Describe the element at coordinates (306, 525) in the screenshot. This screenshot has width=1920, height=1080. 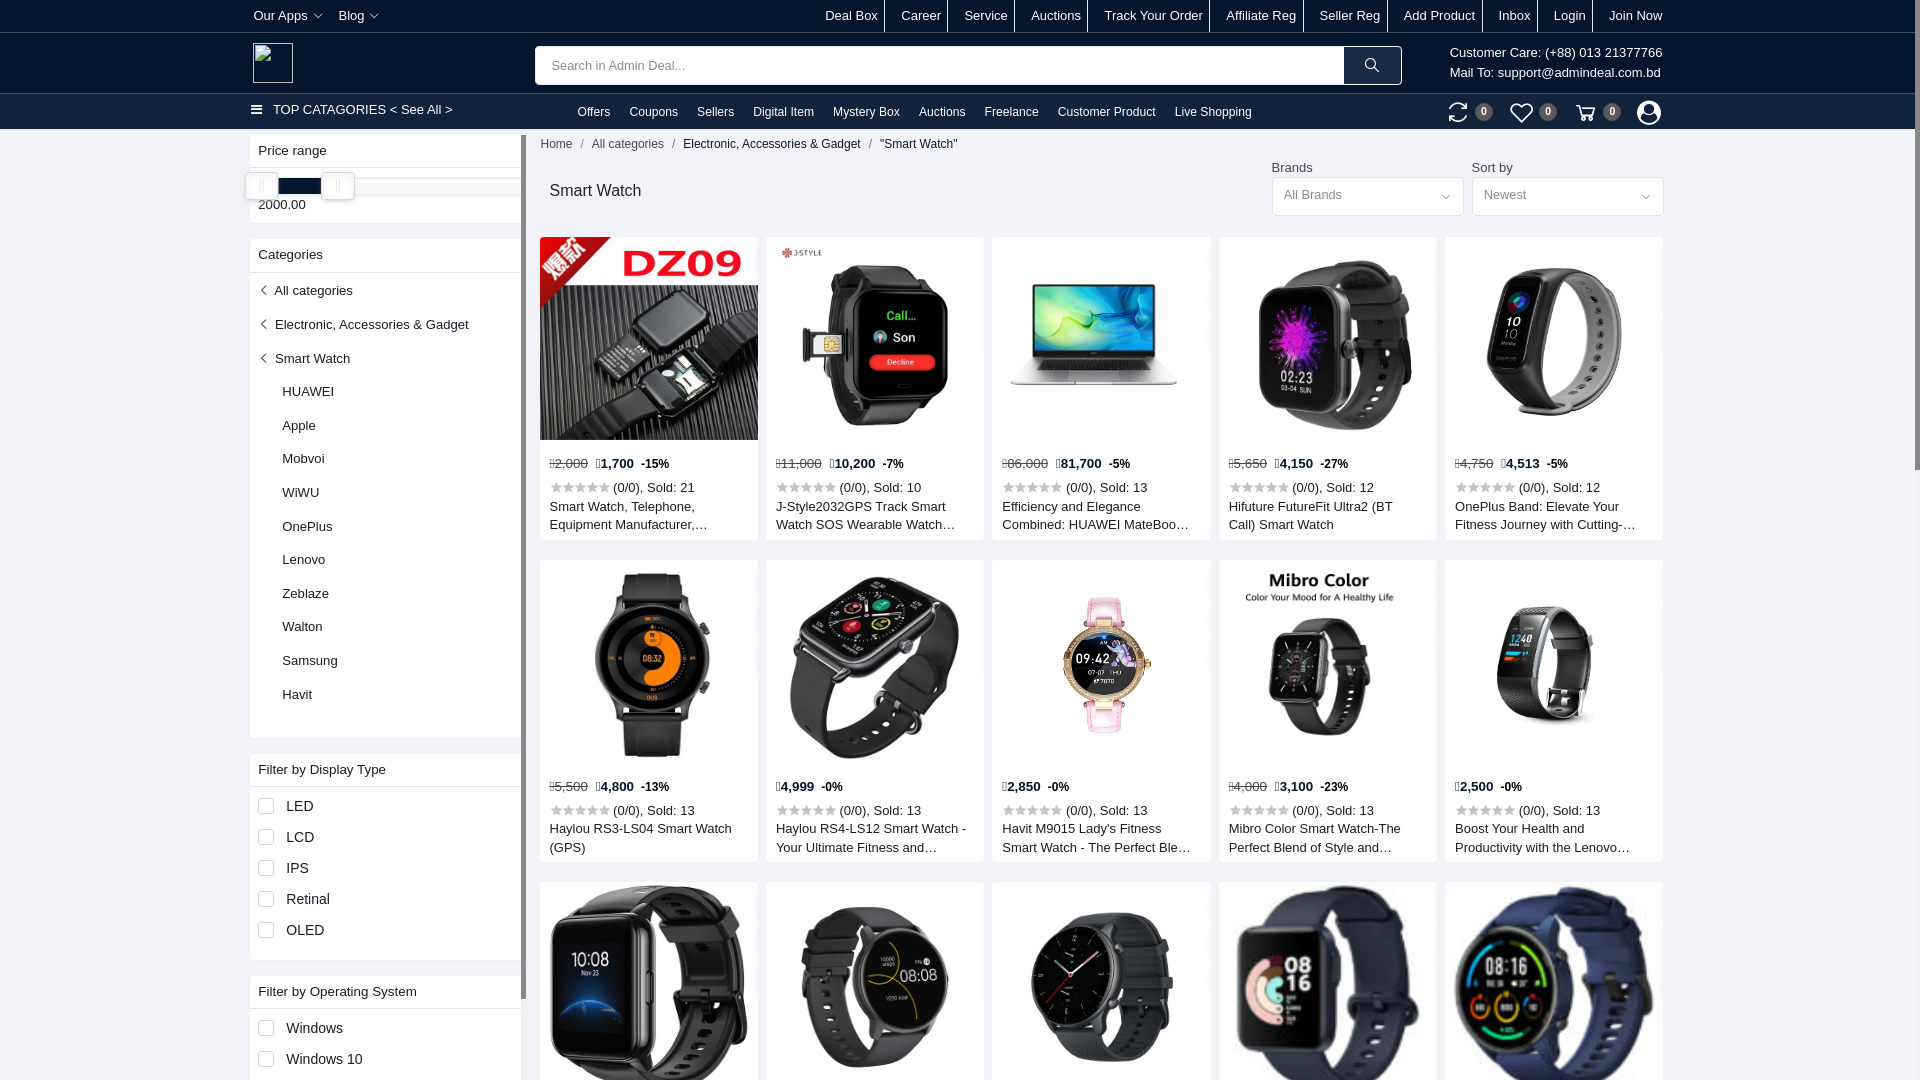
I see `'OnePlus'` at that location.